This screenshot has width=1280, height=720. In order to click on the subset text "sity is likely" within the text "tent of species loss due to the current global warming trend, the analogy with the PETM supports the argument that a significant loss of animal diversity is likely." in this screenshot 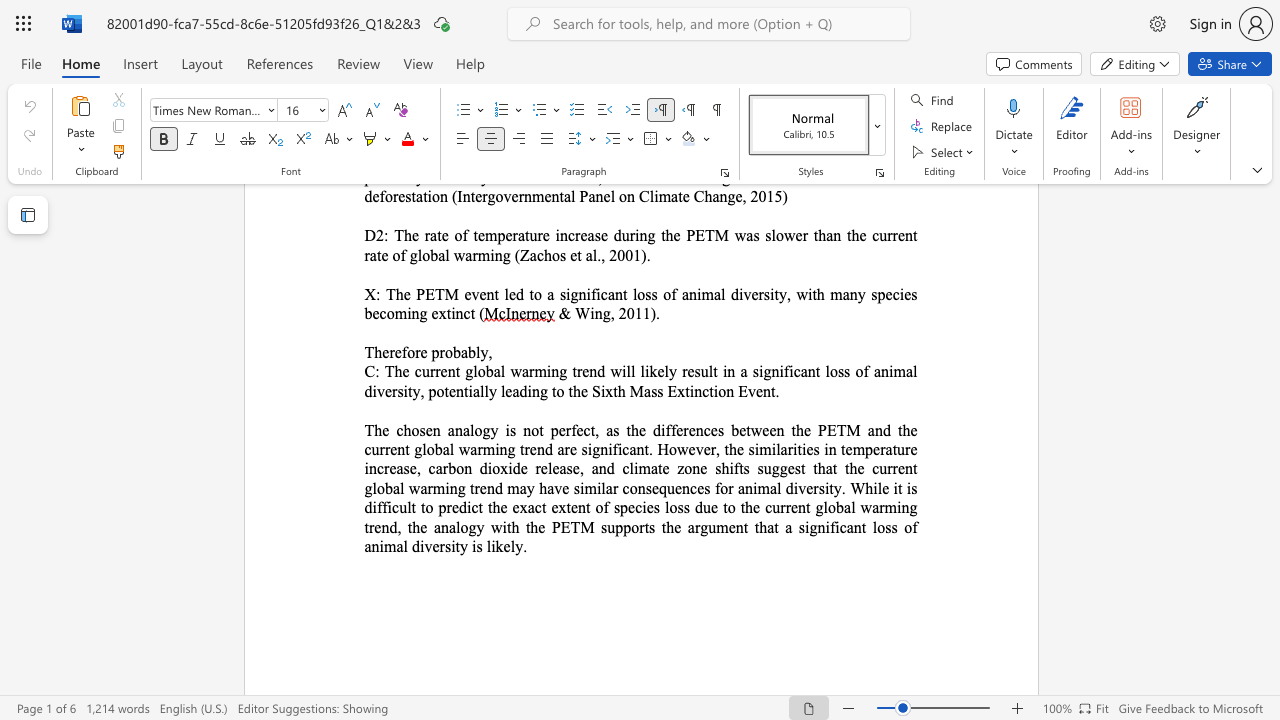, I will do `click(443, 546)`.